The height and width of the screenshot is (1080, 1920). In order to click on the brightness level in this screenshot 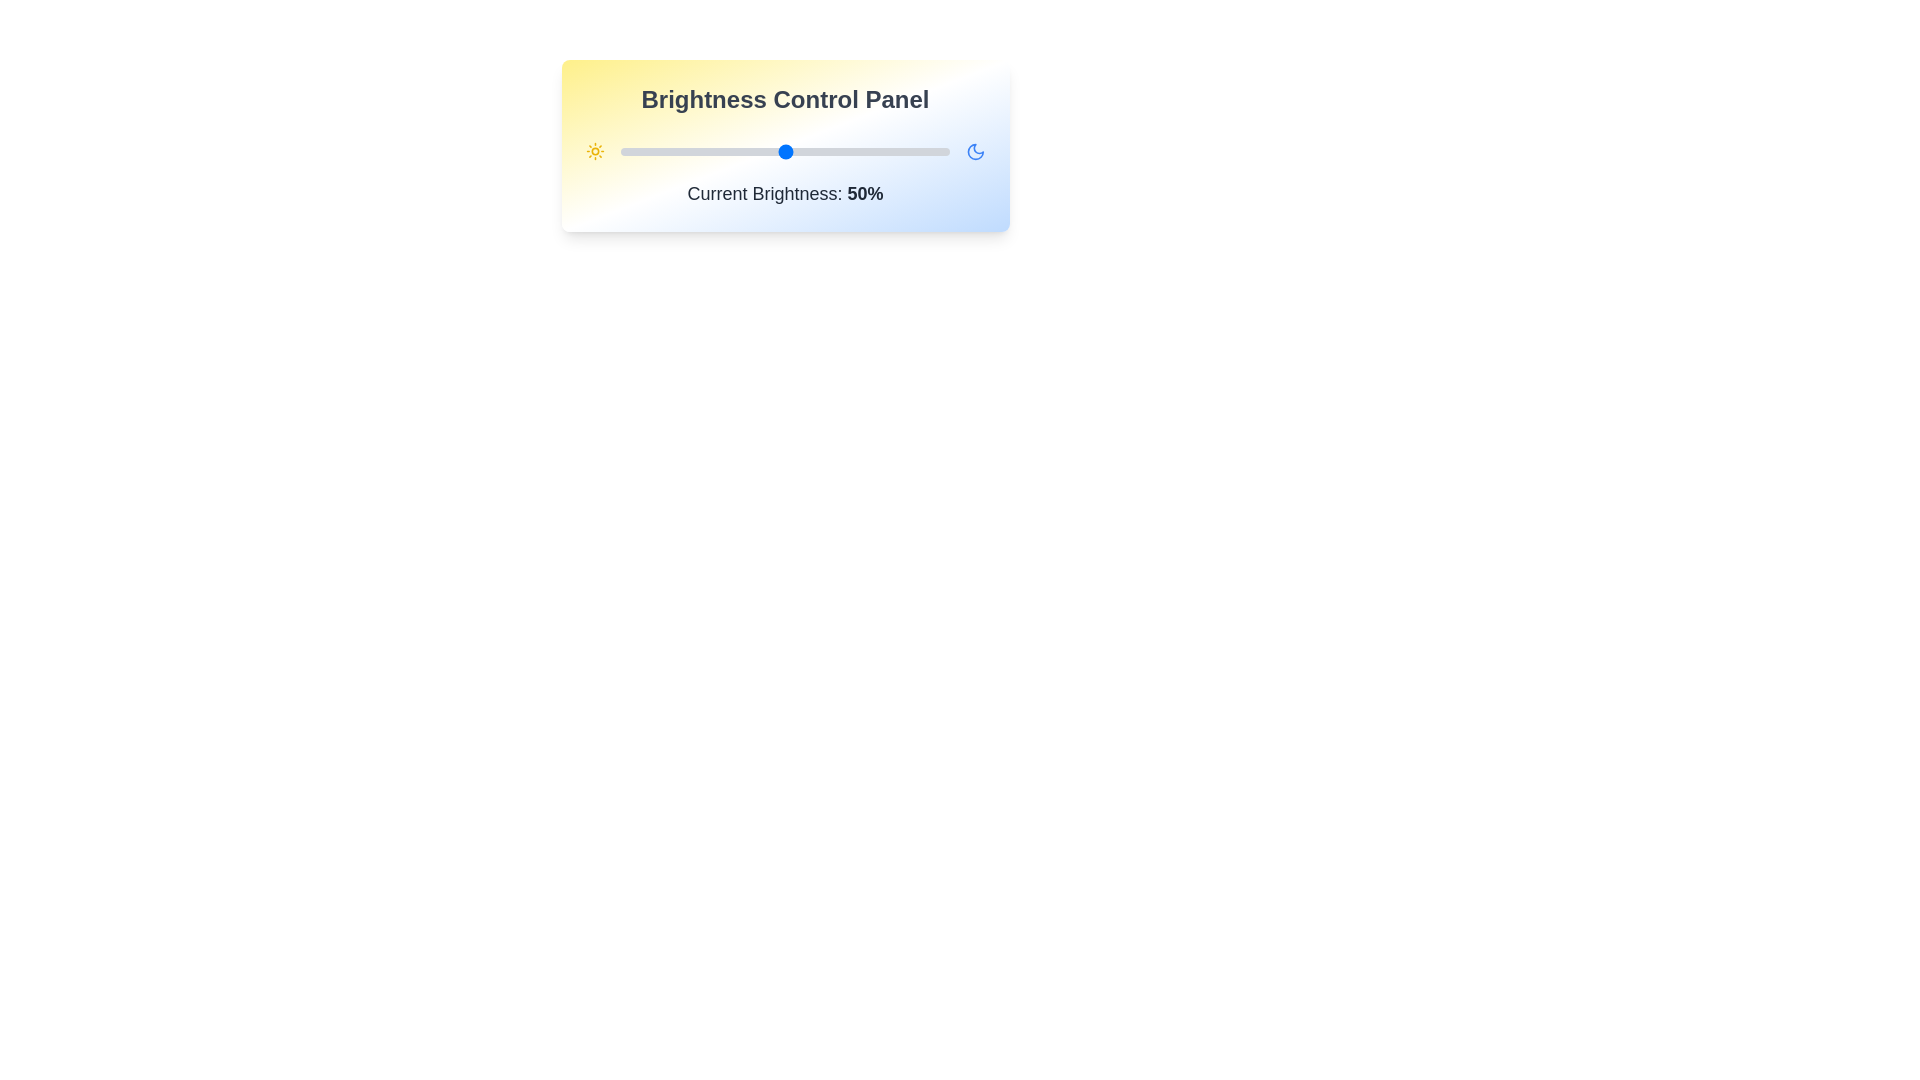, I will do `click(945, 150)`.